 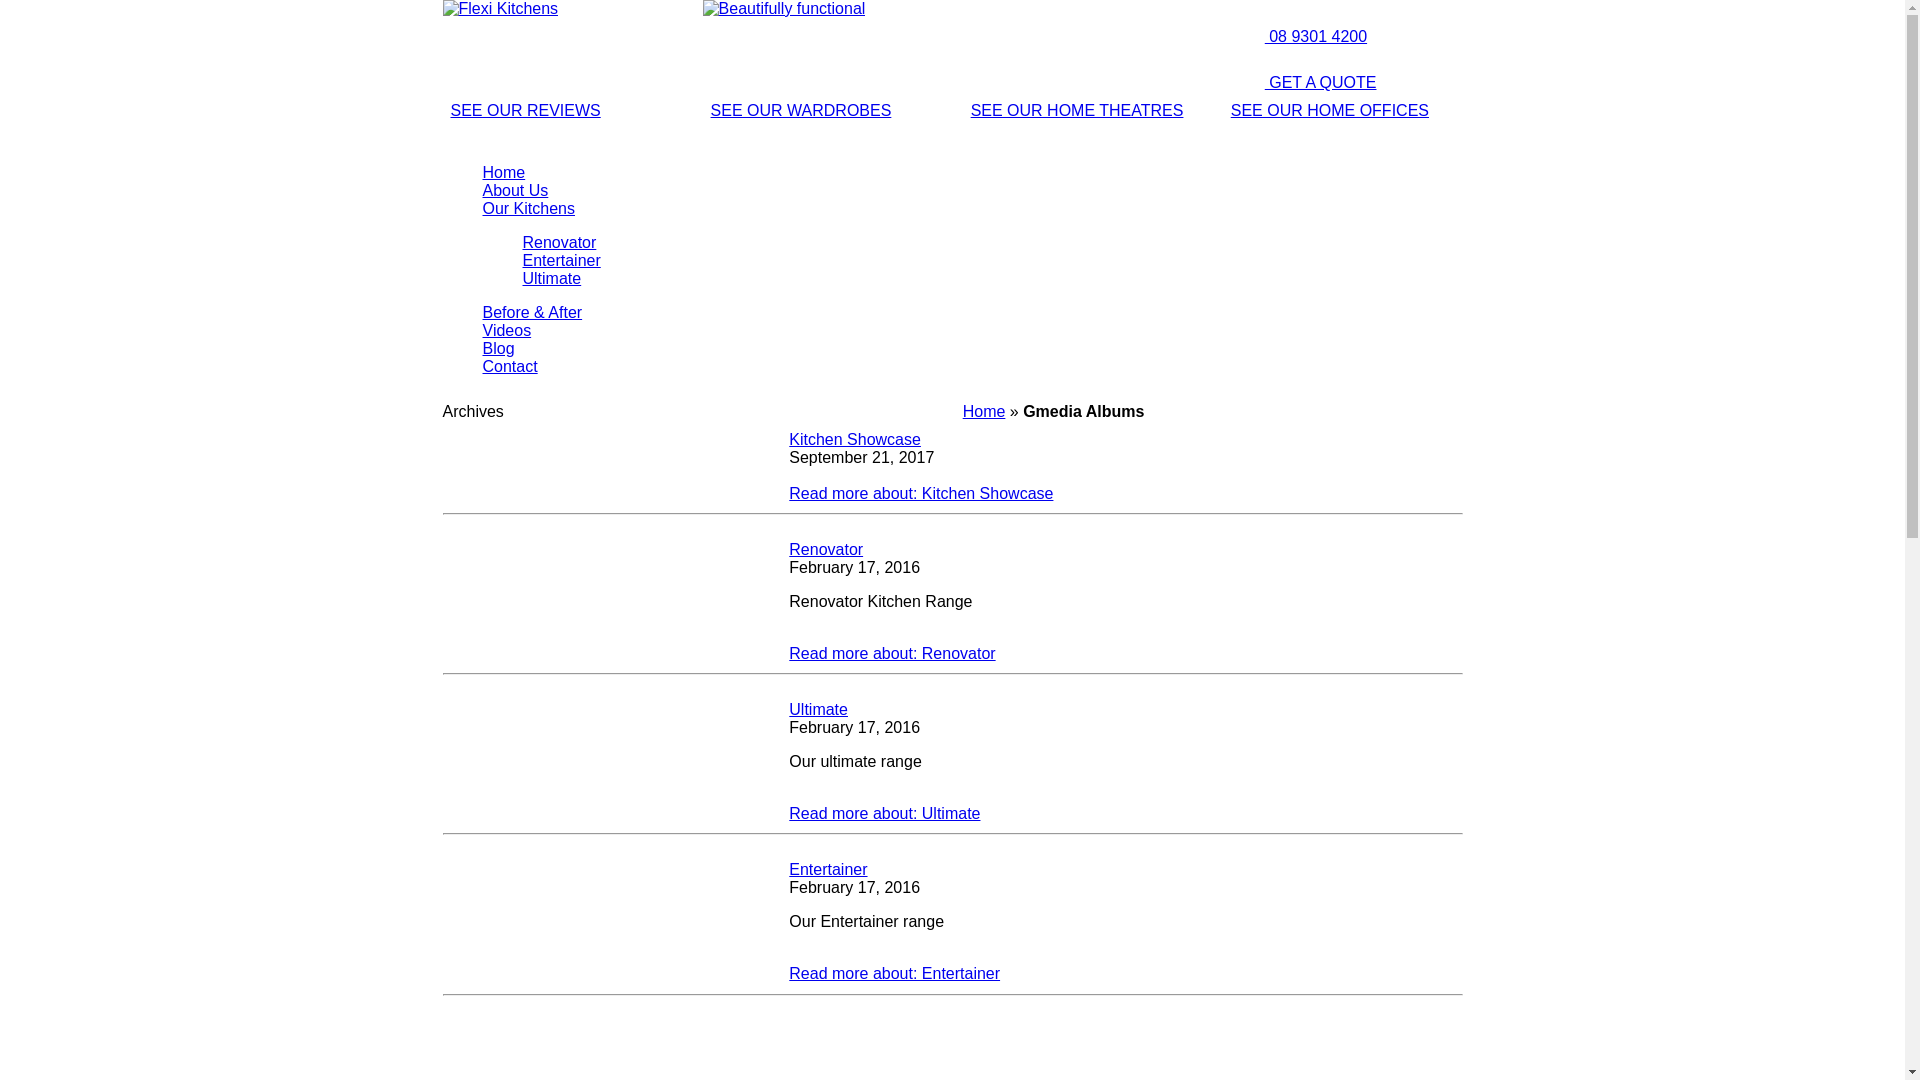 I want to click on 'Videos', so click(x=506, y=329).